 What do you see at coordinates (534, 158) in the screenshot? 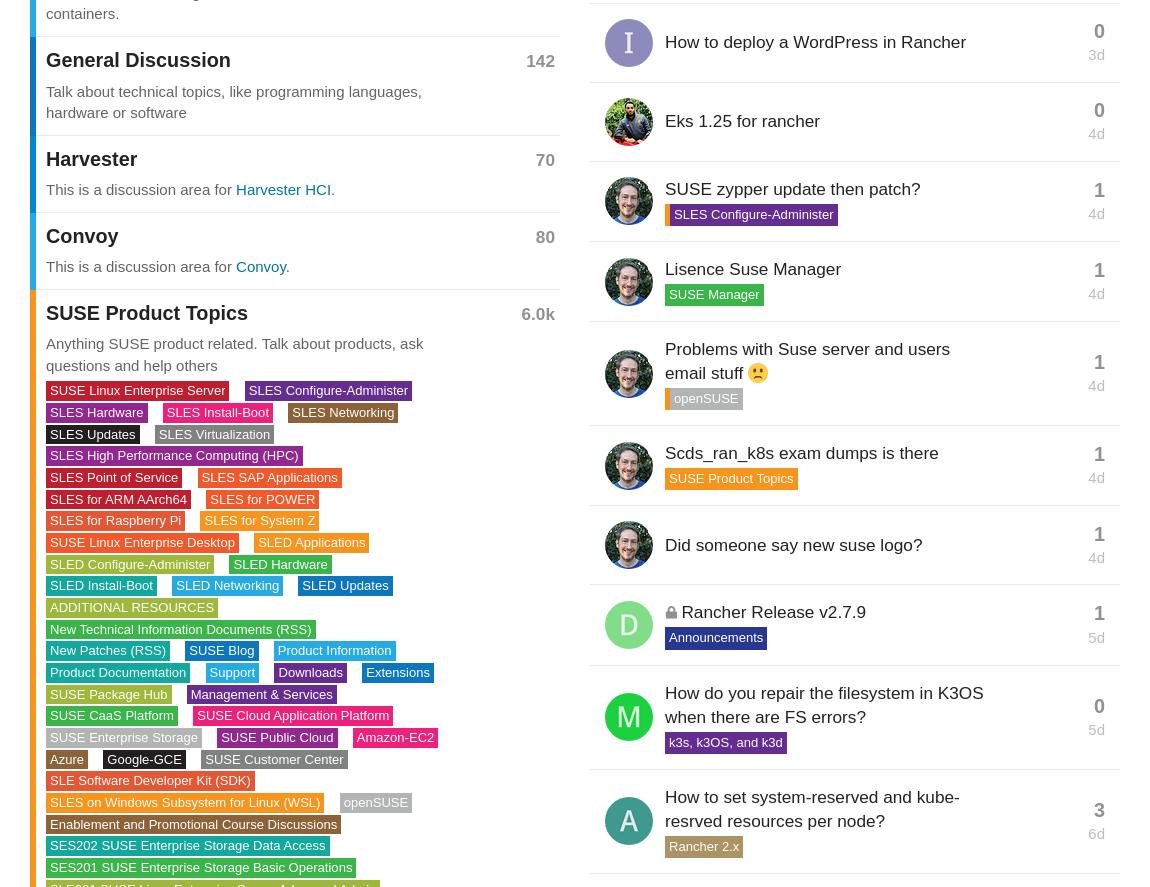
I see `'70'` at bounding box center [534, 158].